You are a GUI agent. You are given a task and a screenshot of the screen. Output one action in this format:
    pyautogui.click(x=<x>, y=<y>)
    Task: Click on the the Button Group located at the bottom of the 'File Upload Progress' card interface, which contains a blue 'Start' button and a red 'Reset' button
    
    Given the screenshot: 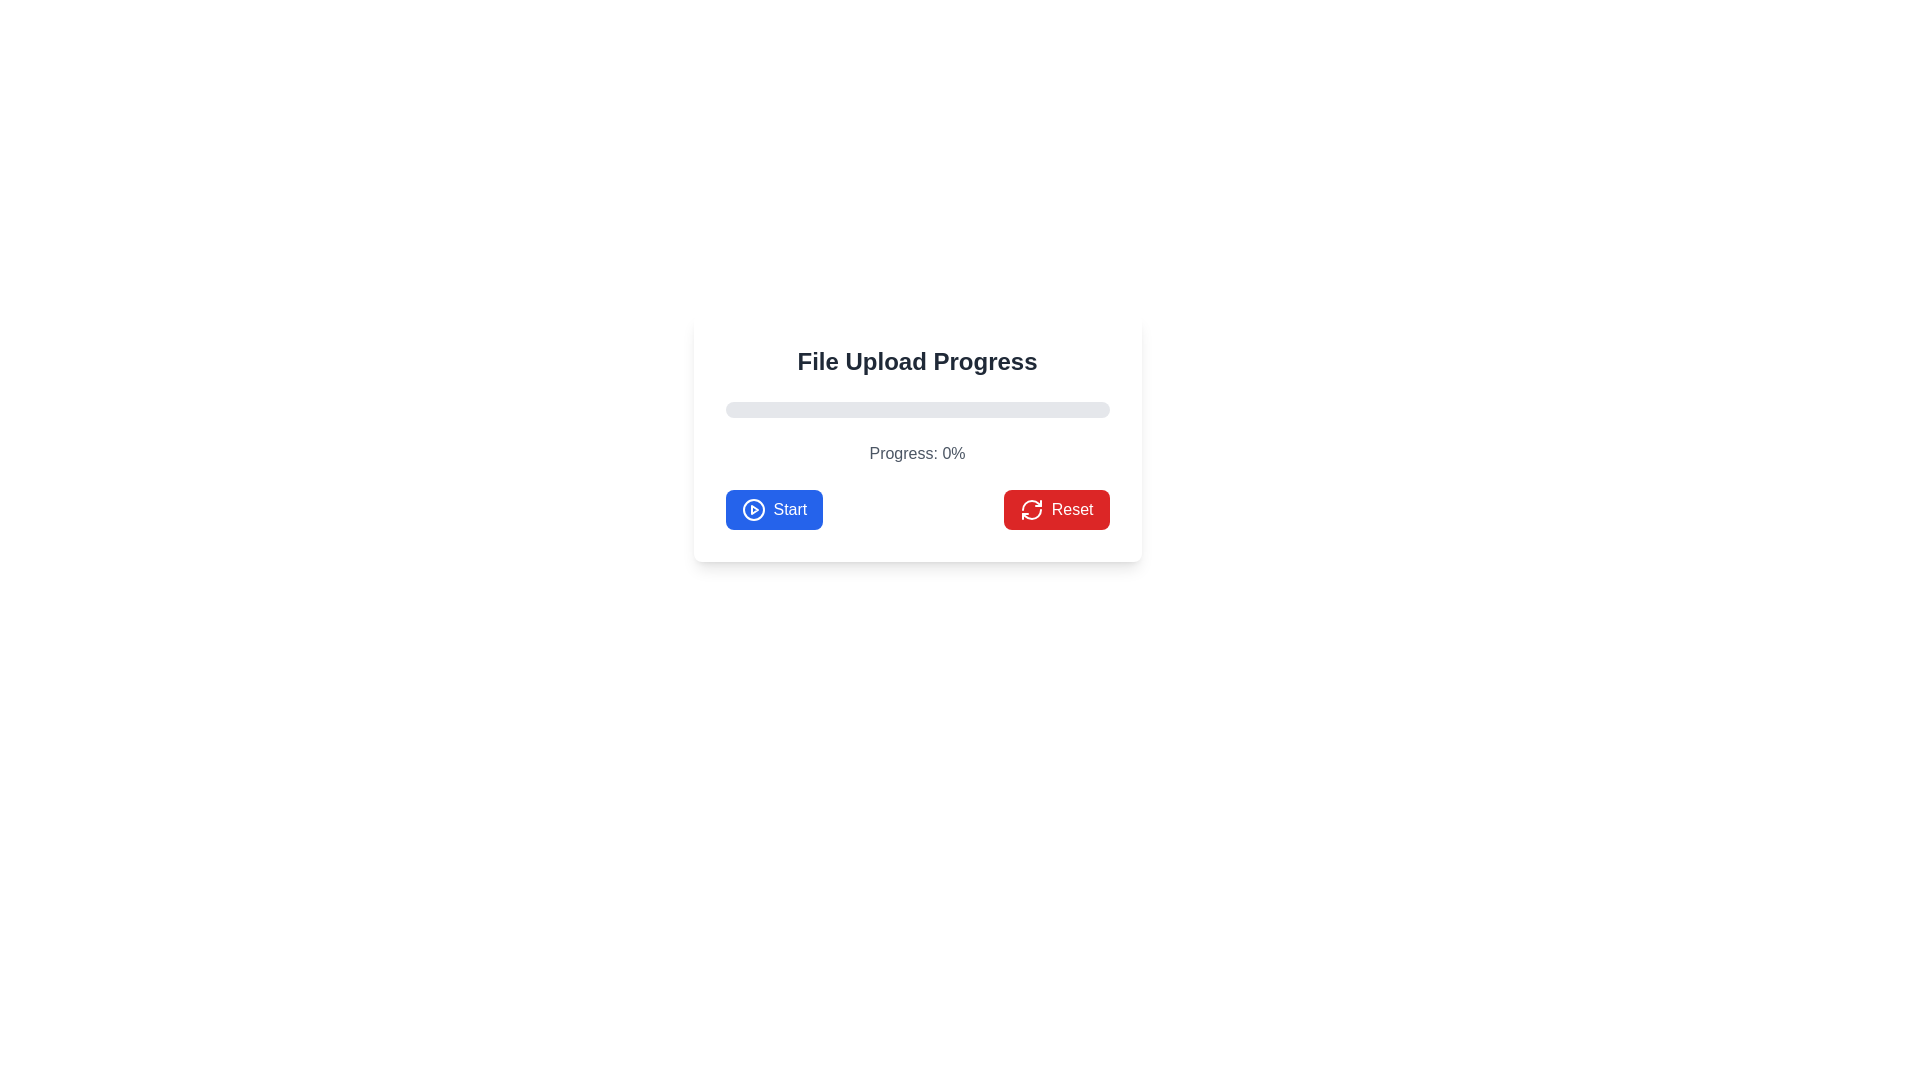 What is the action you would take?
    pyautogui.click(x=916, y=508)
    